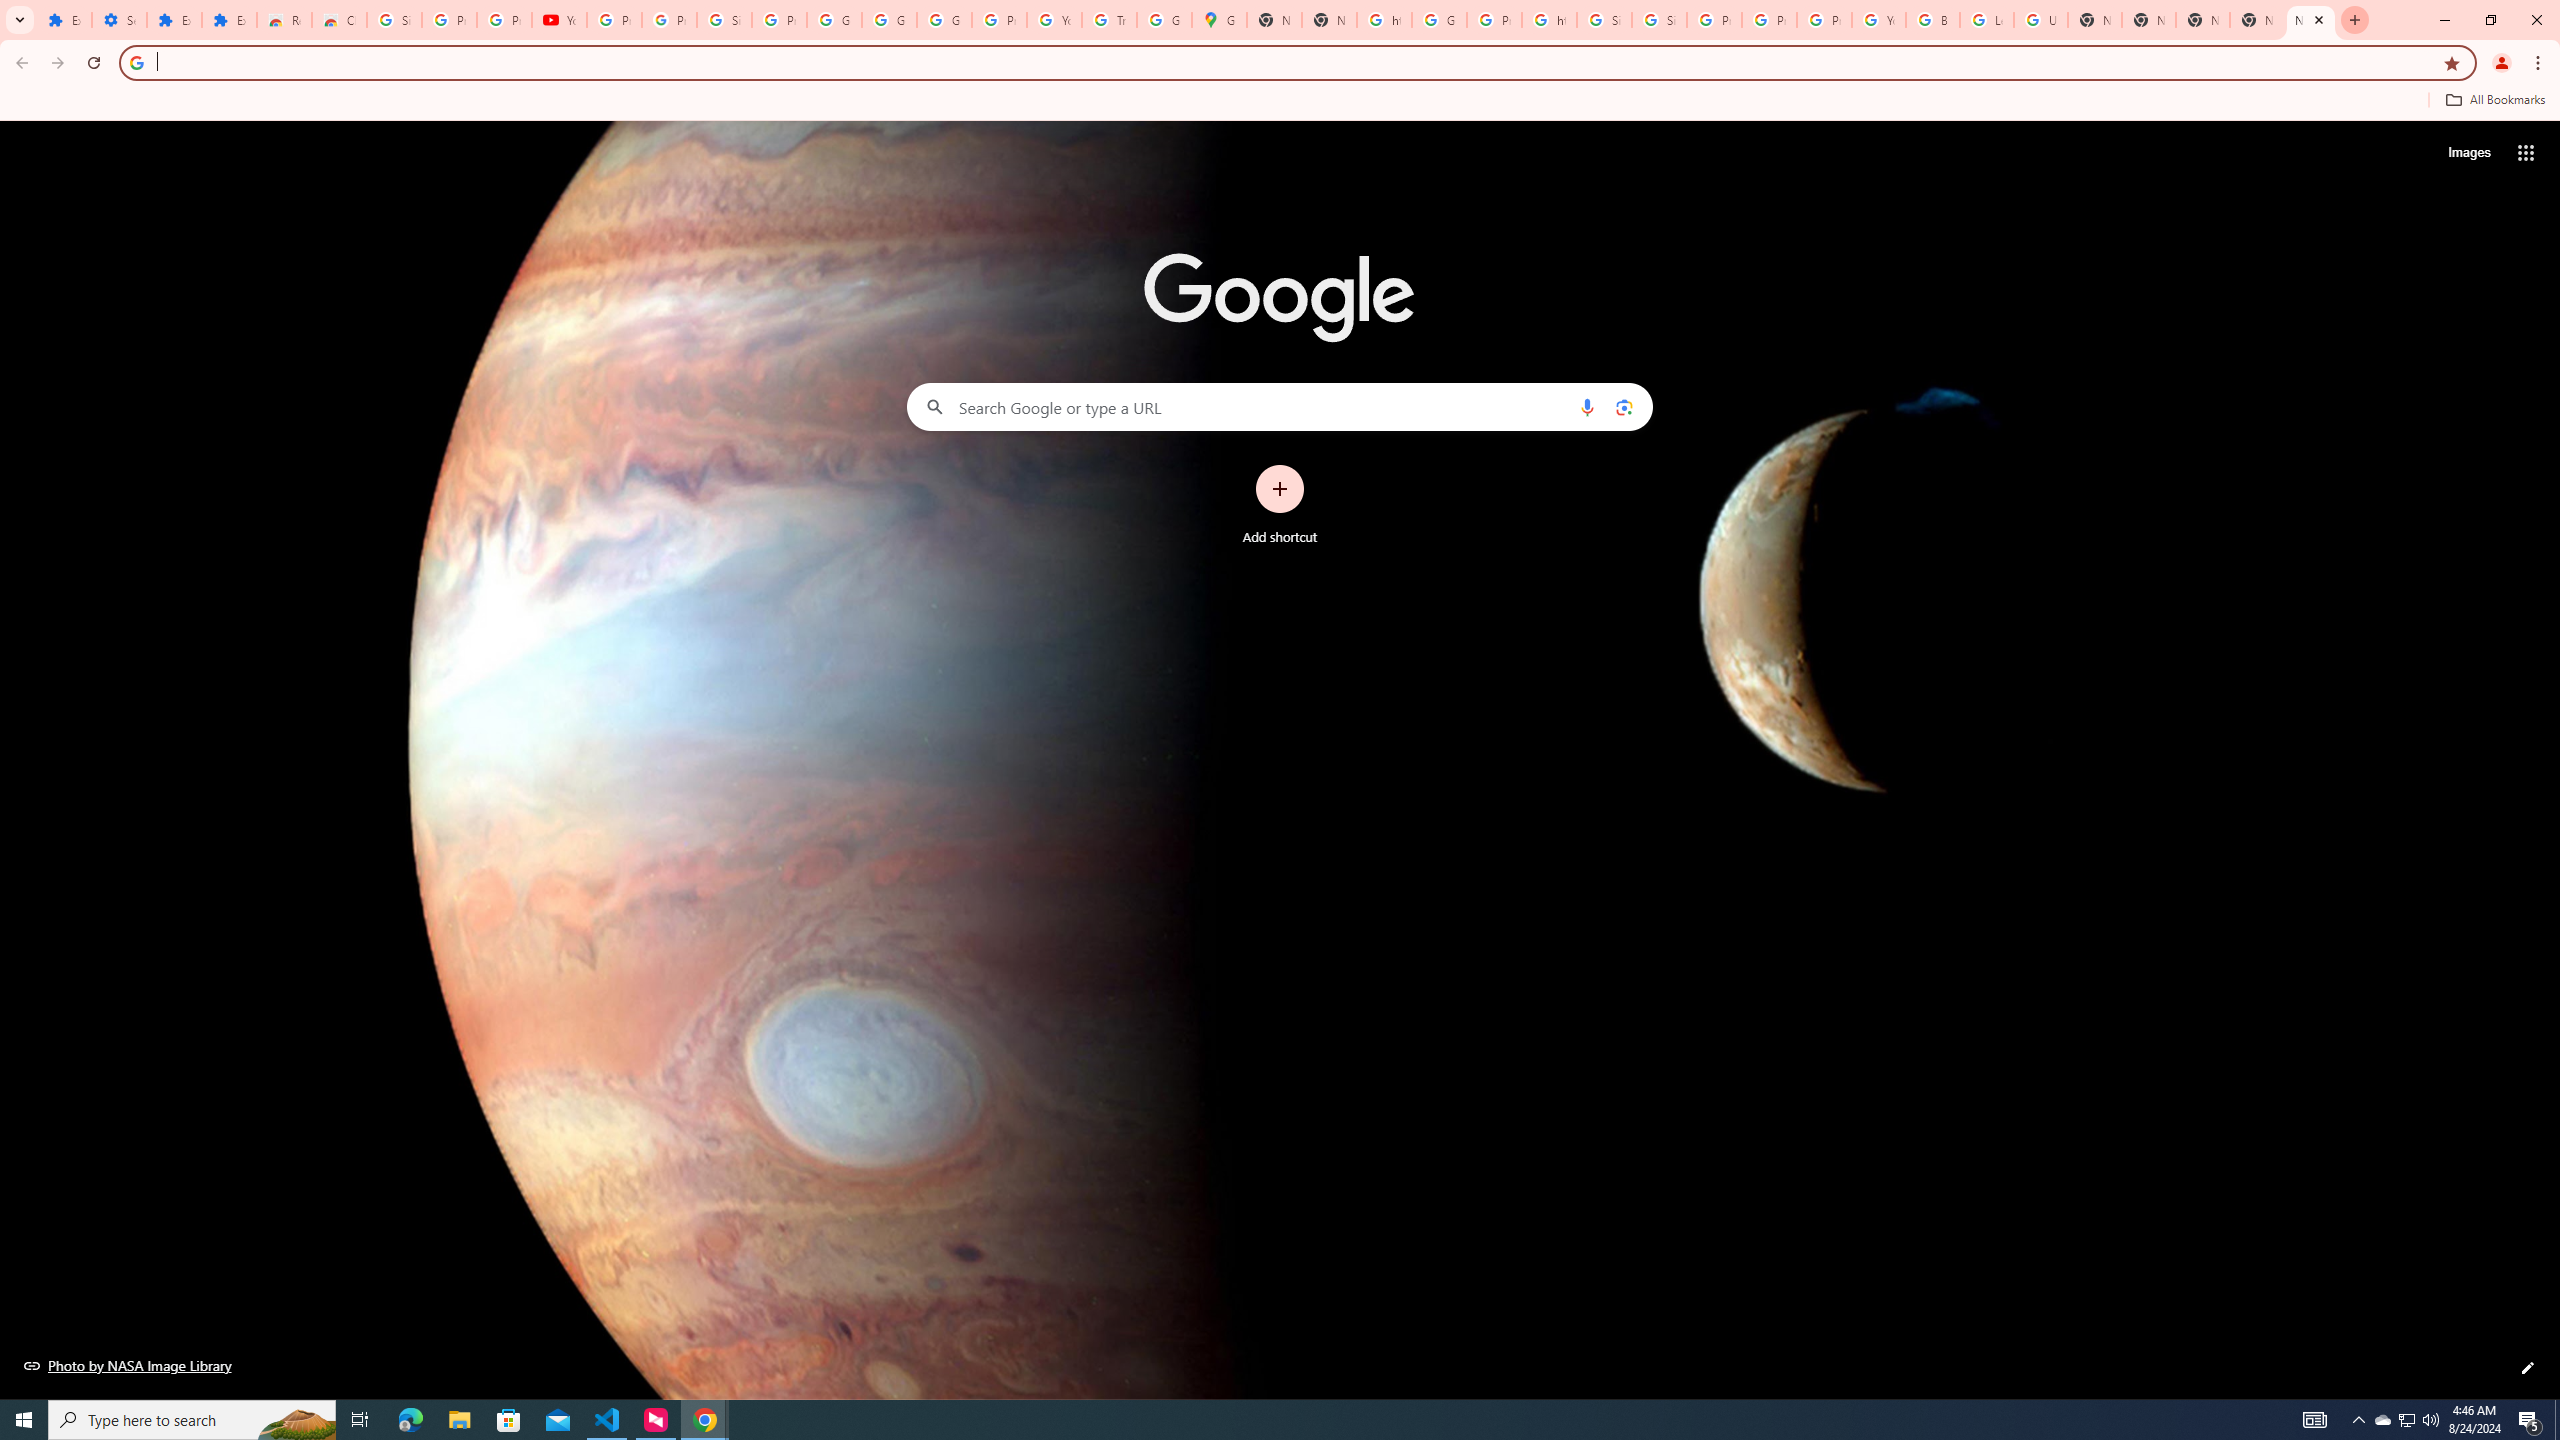 Image resolution: width=2560 pixels, height=1440 pixels. I want to click on 'New Tab', so click(2201, 19).